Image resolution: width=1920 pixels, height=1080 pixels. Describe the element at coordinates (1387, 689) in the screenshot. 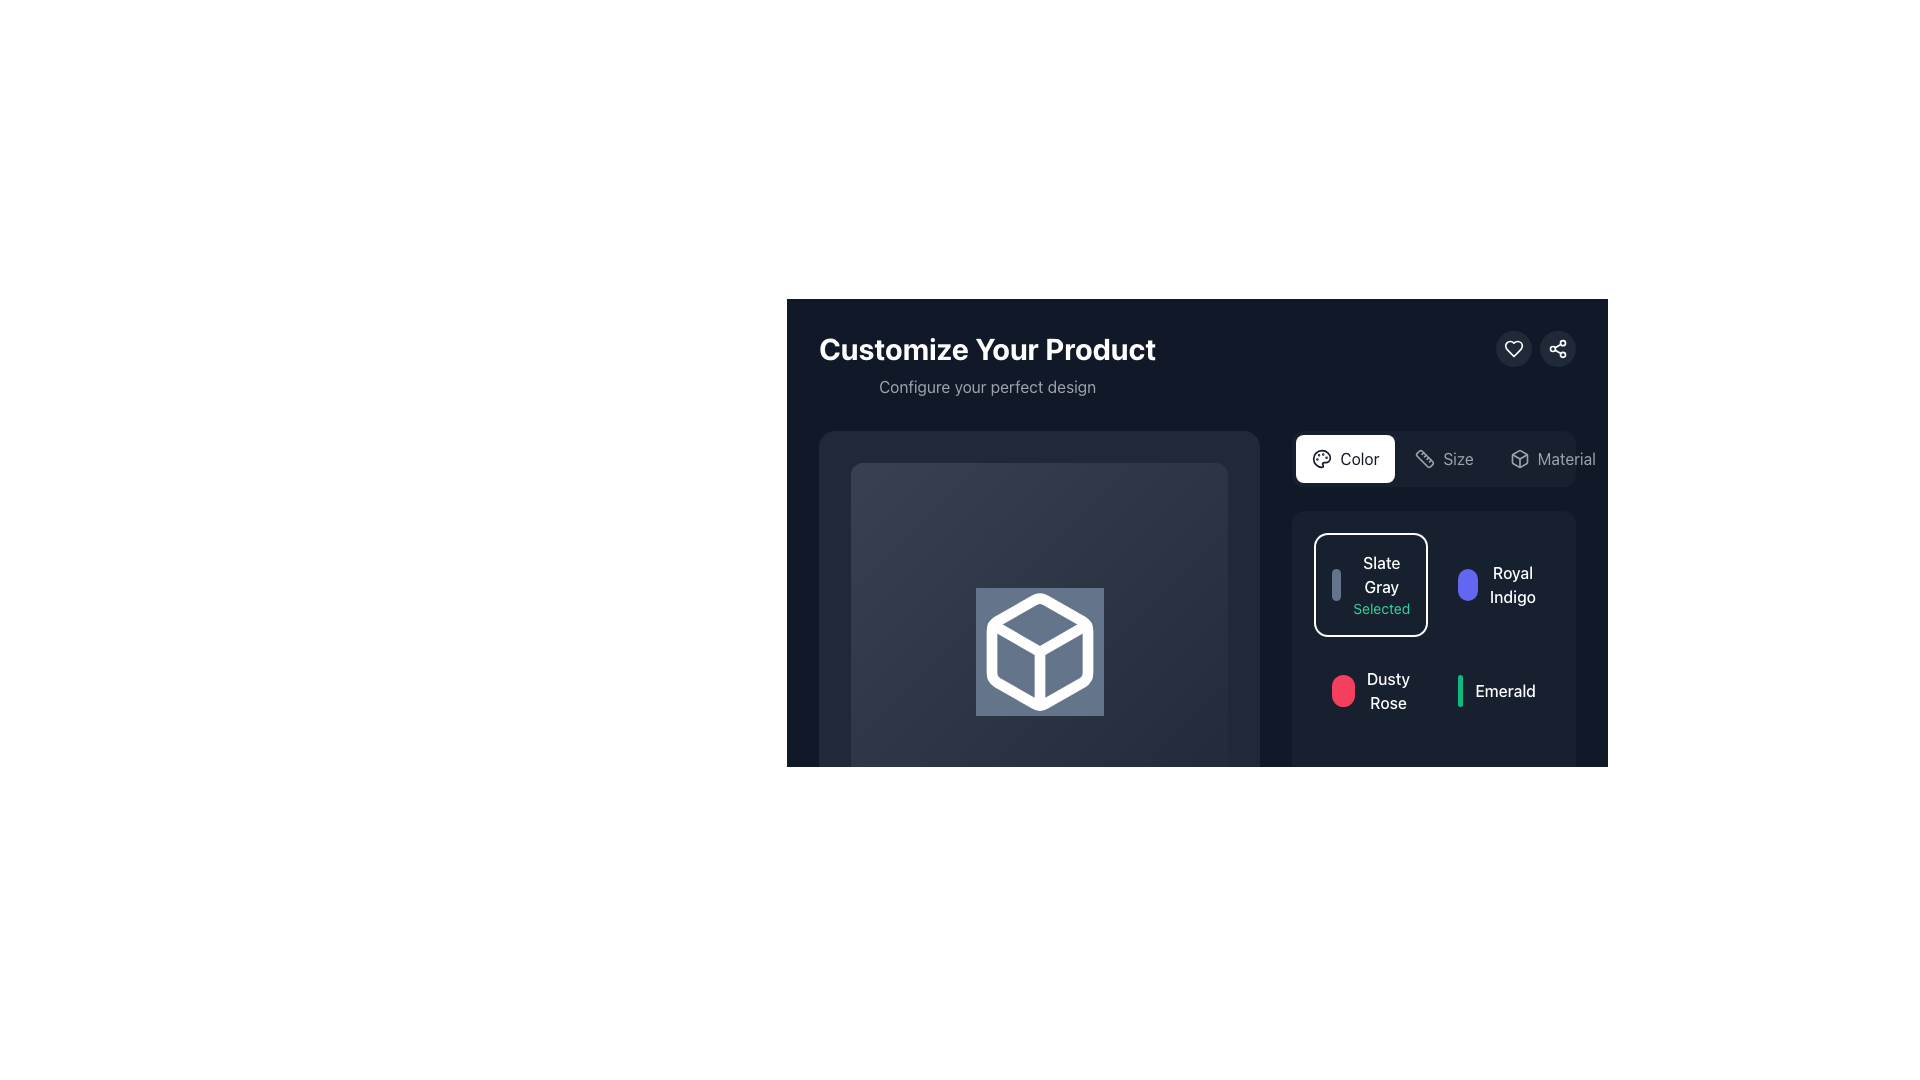

I see `the 'Dusty Rose' color option label in the product customization interface, which is positioned below 'Slate Gray' and adjacent to 'Royal Indigo' and 'Emerald'` at that location.